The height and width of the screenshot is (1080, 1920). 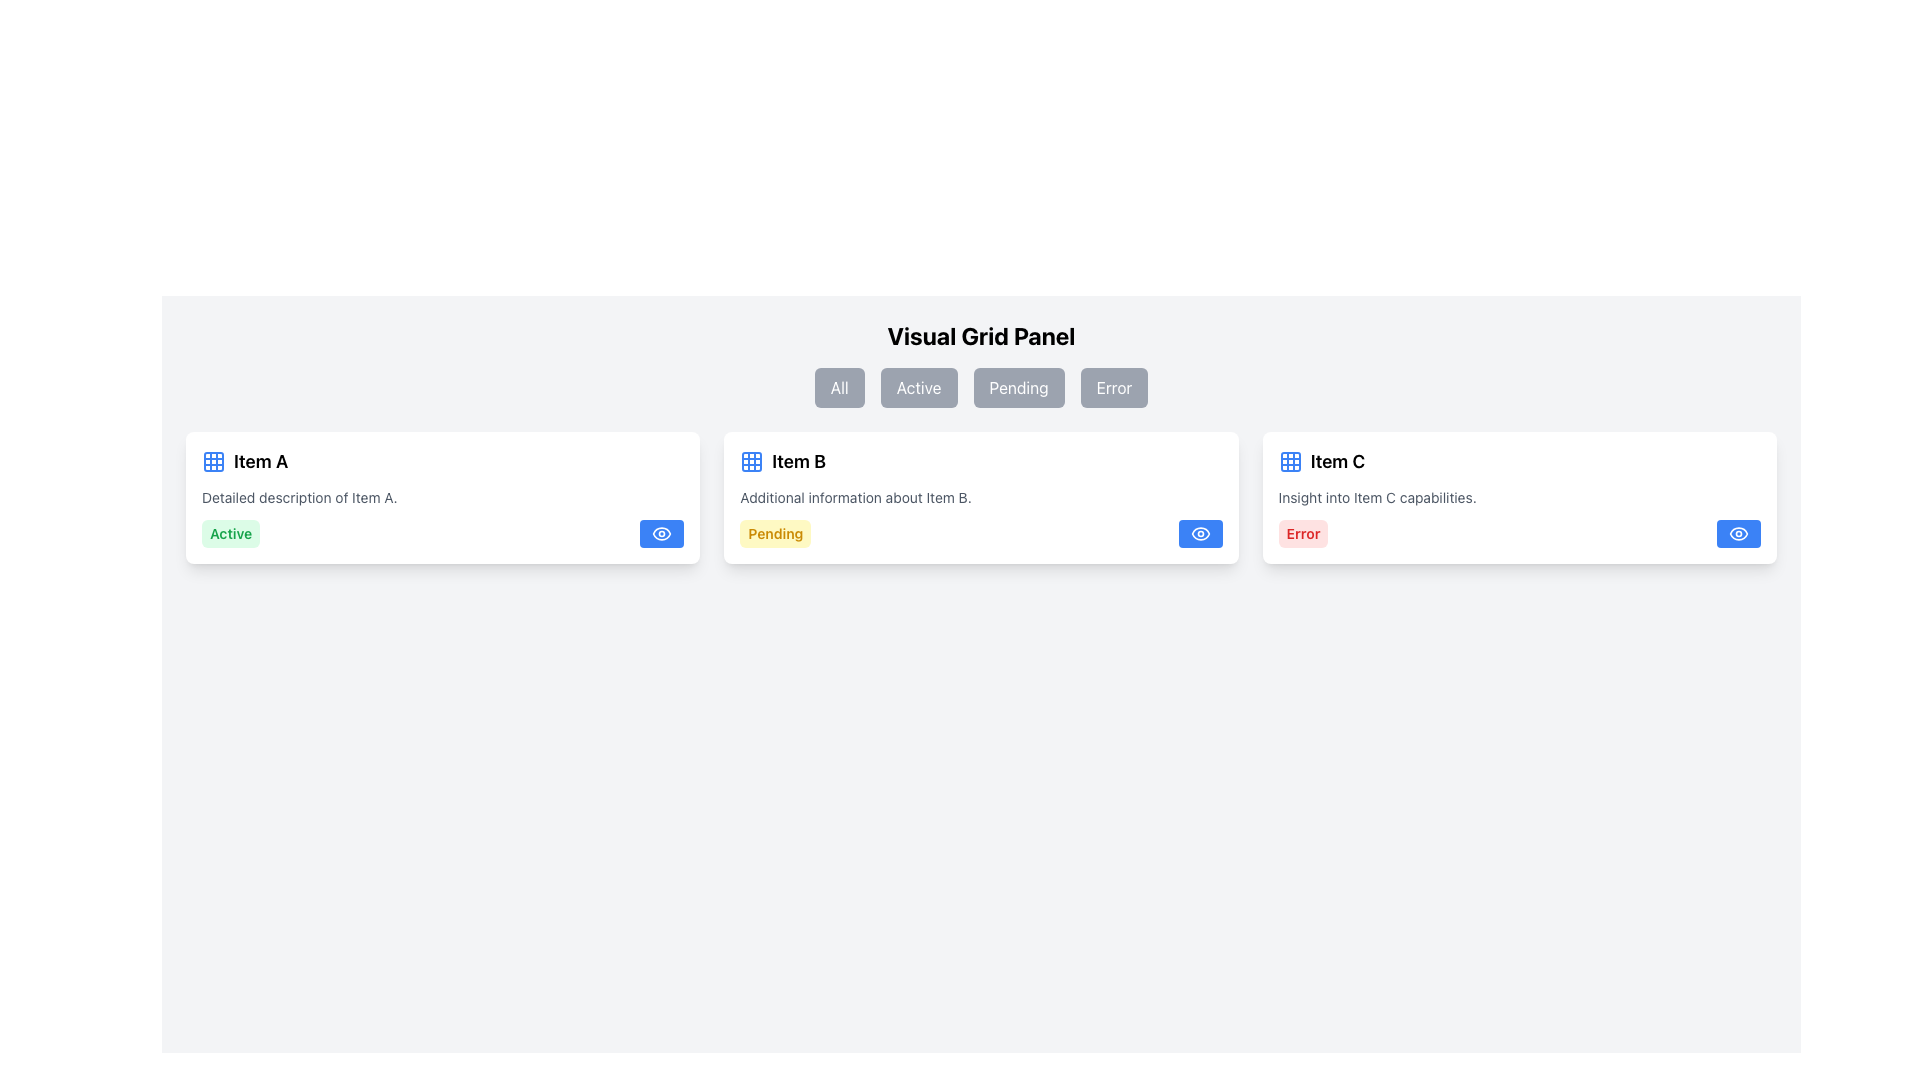 I want to click on the blue grid icon located next to the text 'Item C', so click(x=1290, y=462).